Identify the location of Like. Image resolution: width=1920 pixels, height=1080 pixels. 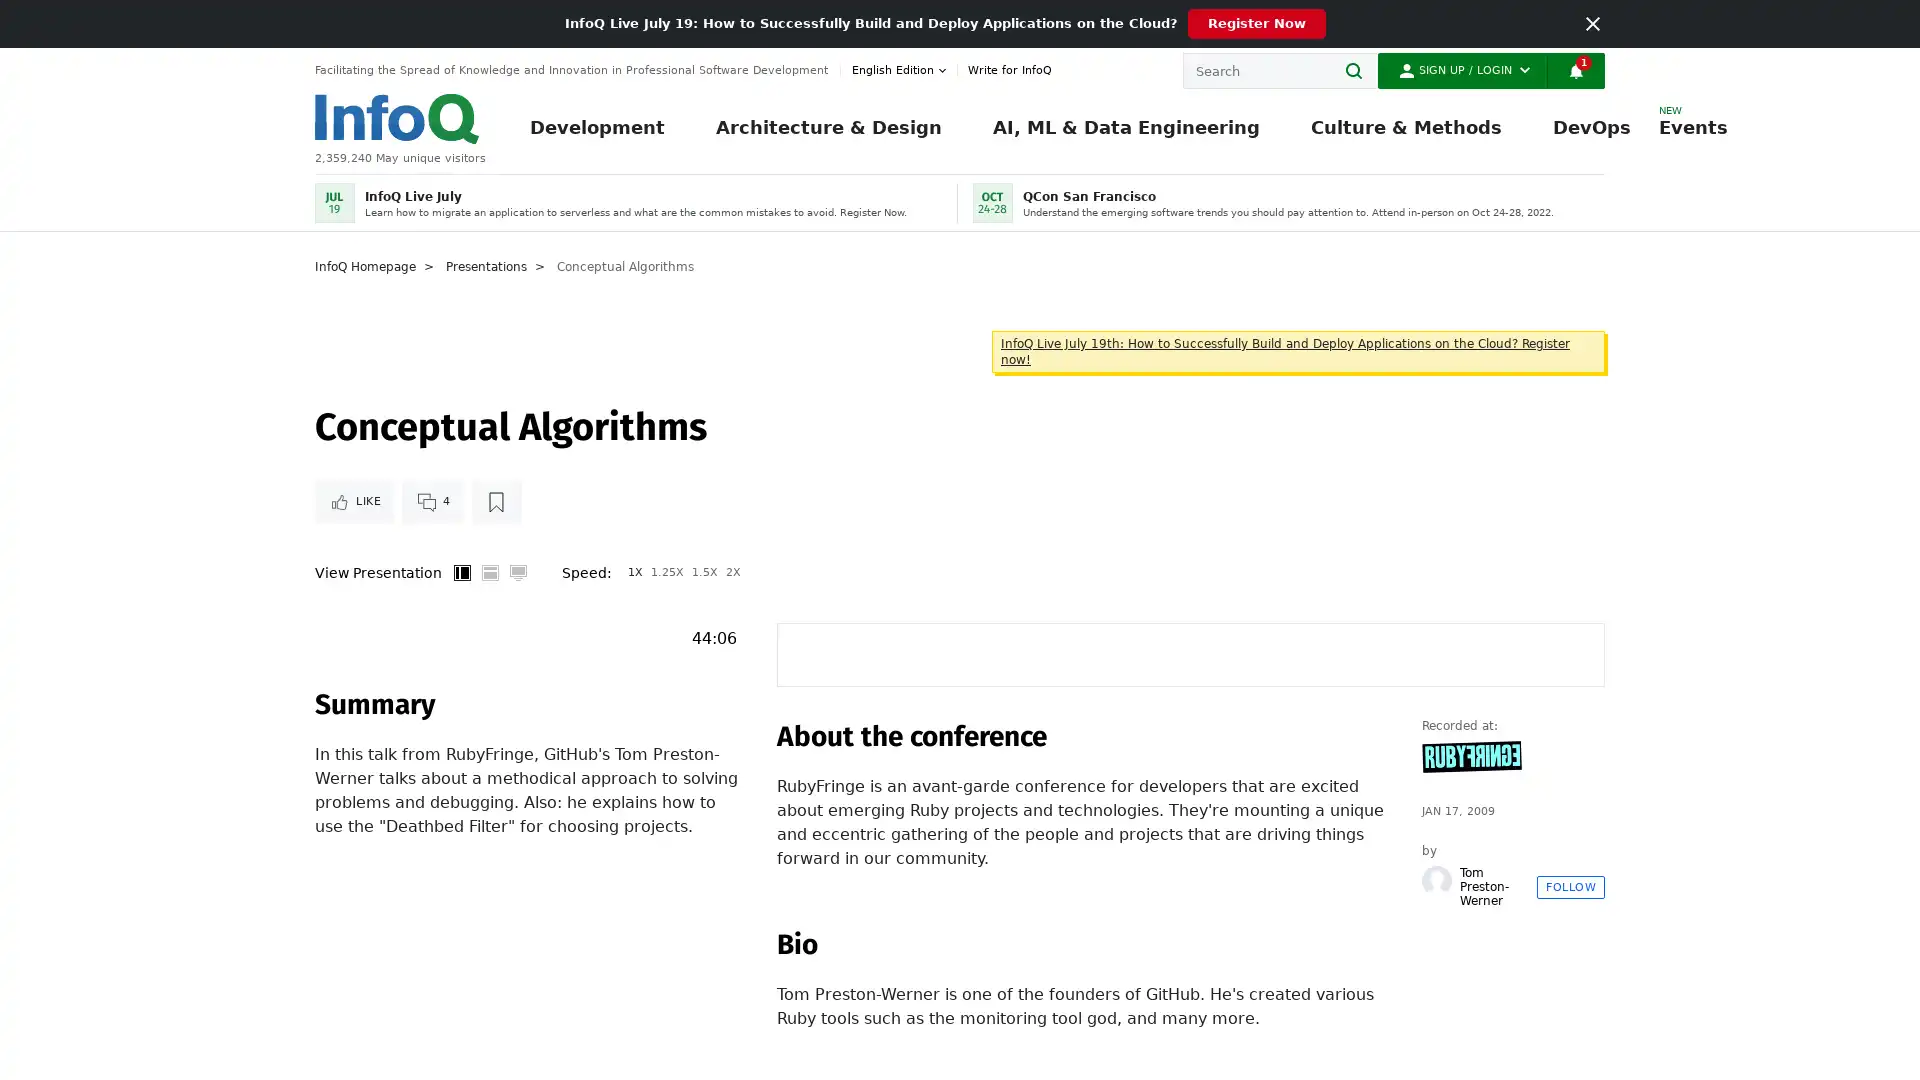
(354, 500).